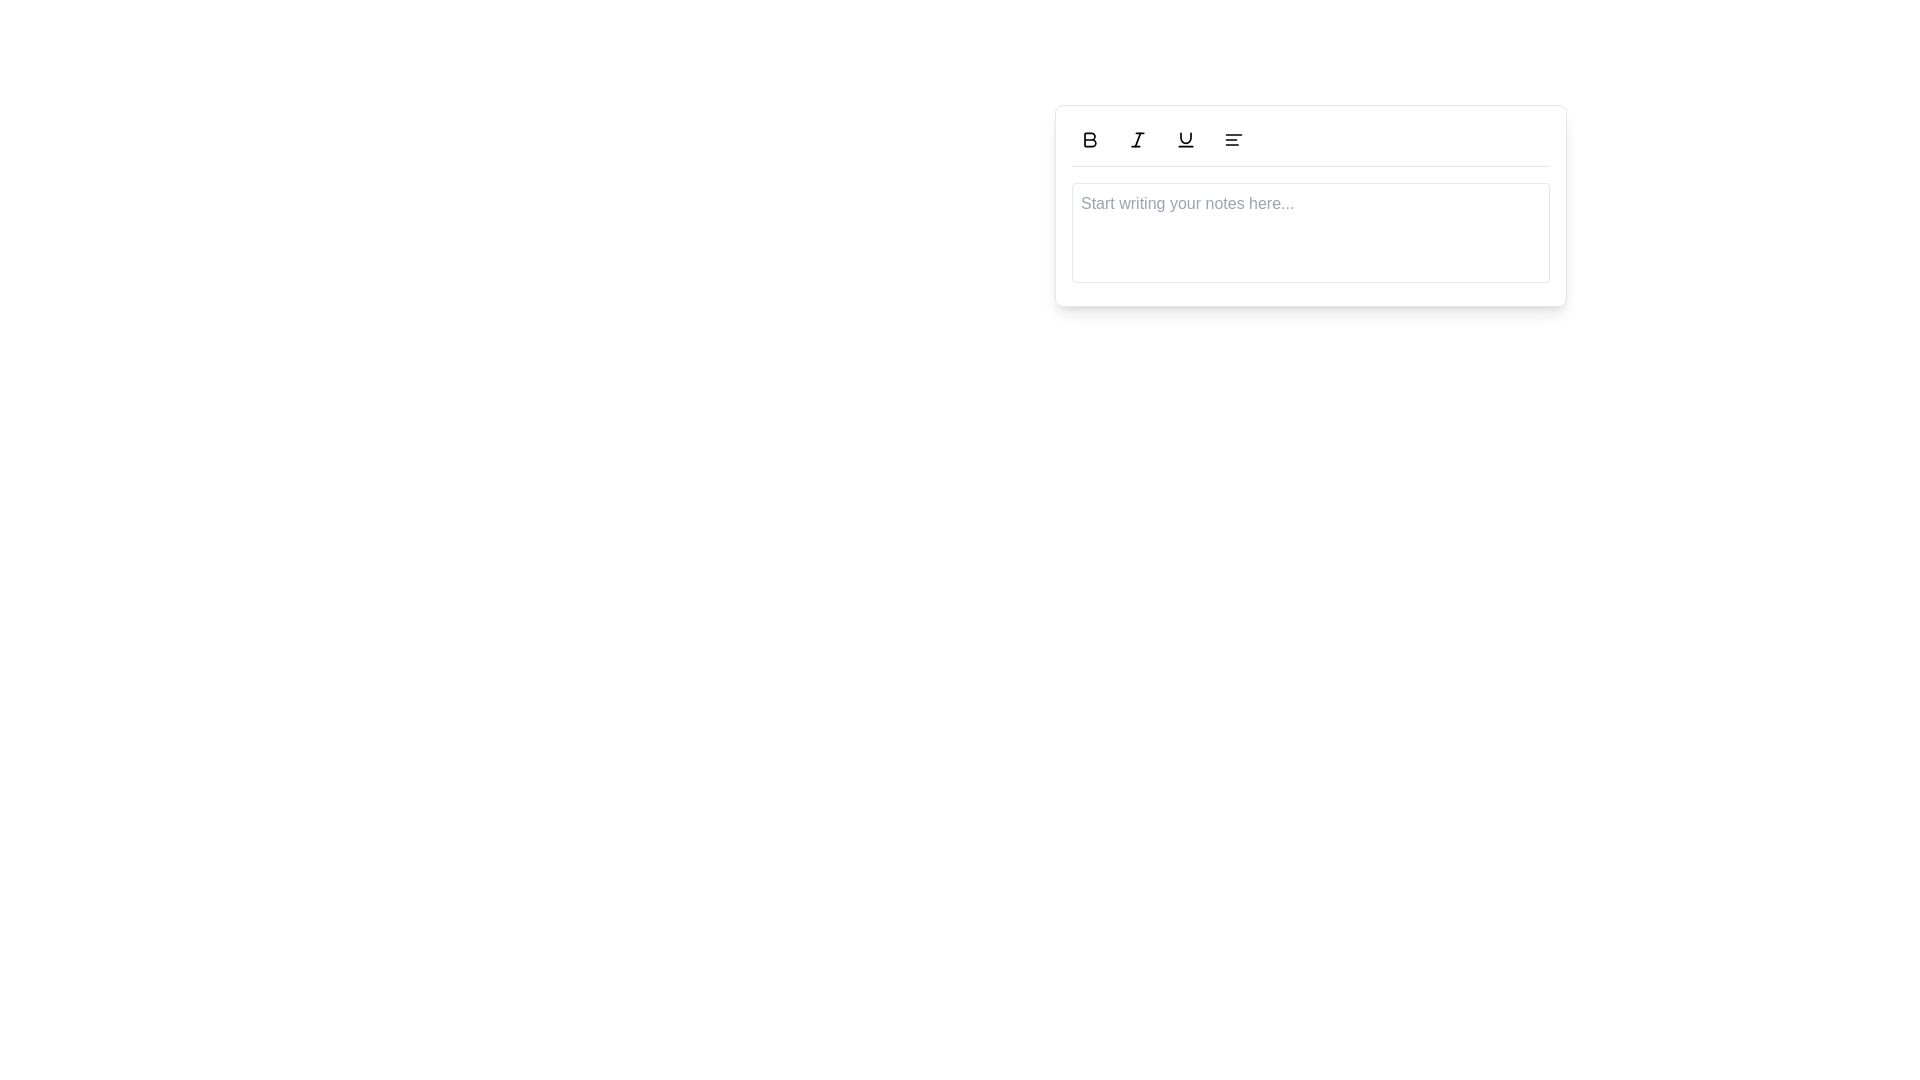  Describe the element at coordinates (1137, 138) in the screenshot. I see `the italic formatting button located in the toolbar of the note editing interface, which is the second button between the bold and underline buttons` at that location.